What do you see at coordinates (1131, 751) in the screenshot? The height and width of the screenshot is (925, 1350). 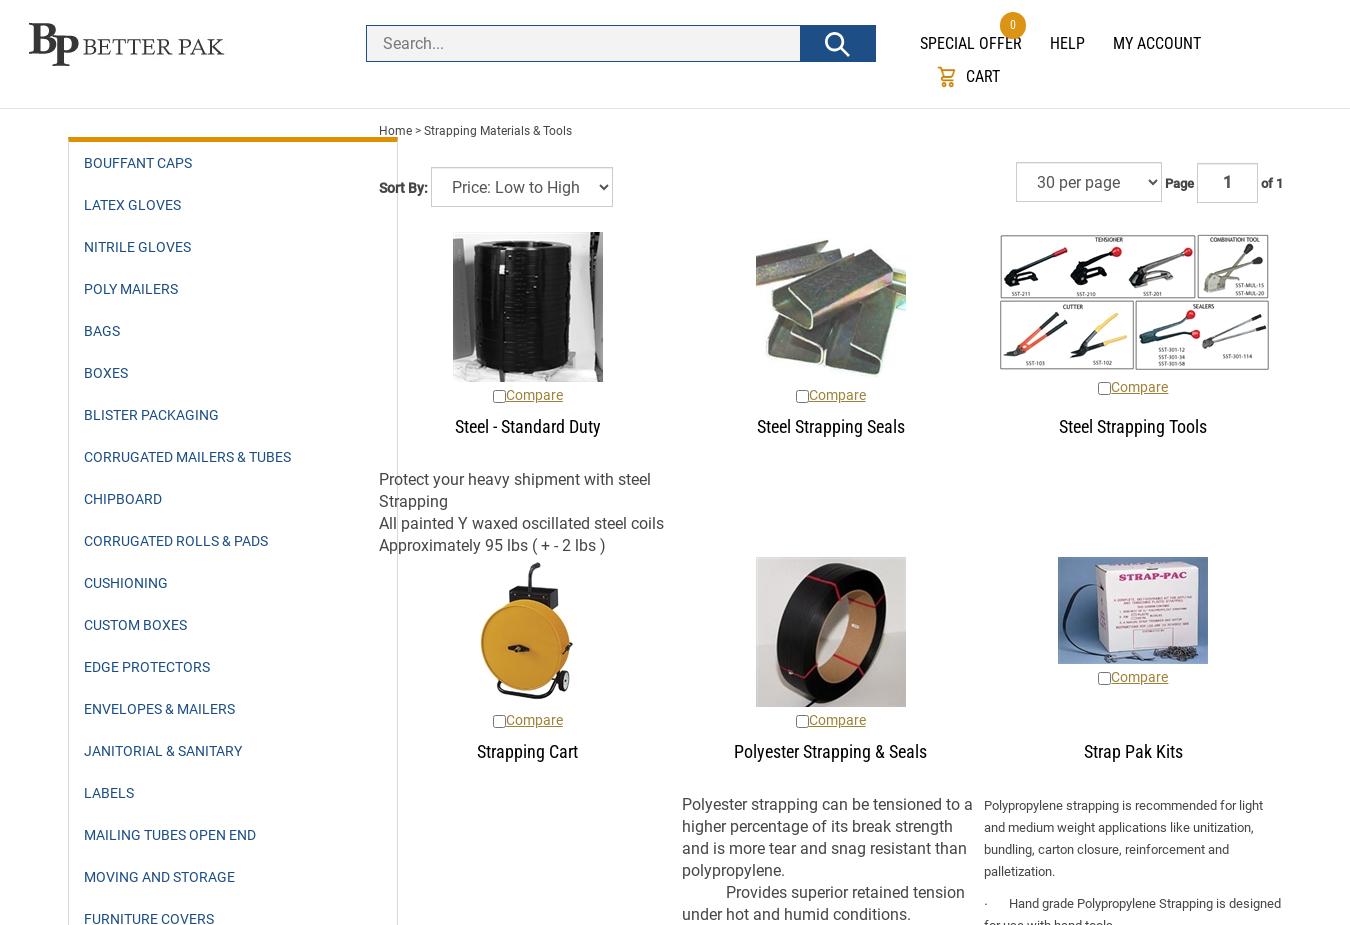 I see `'Strap Pak Kits'` at bounding box center [1131, 751].